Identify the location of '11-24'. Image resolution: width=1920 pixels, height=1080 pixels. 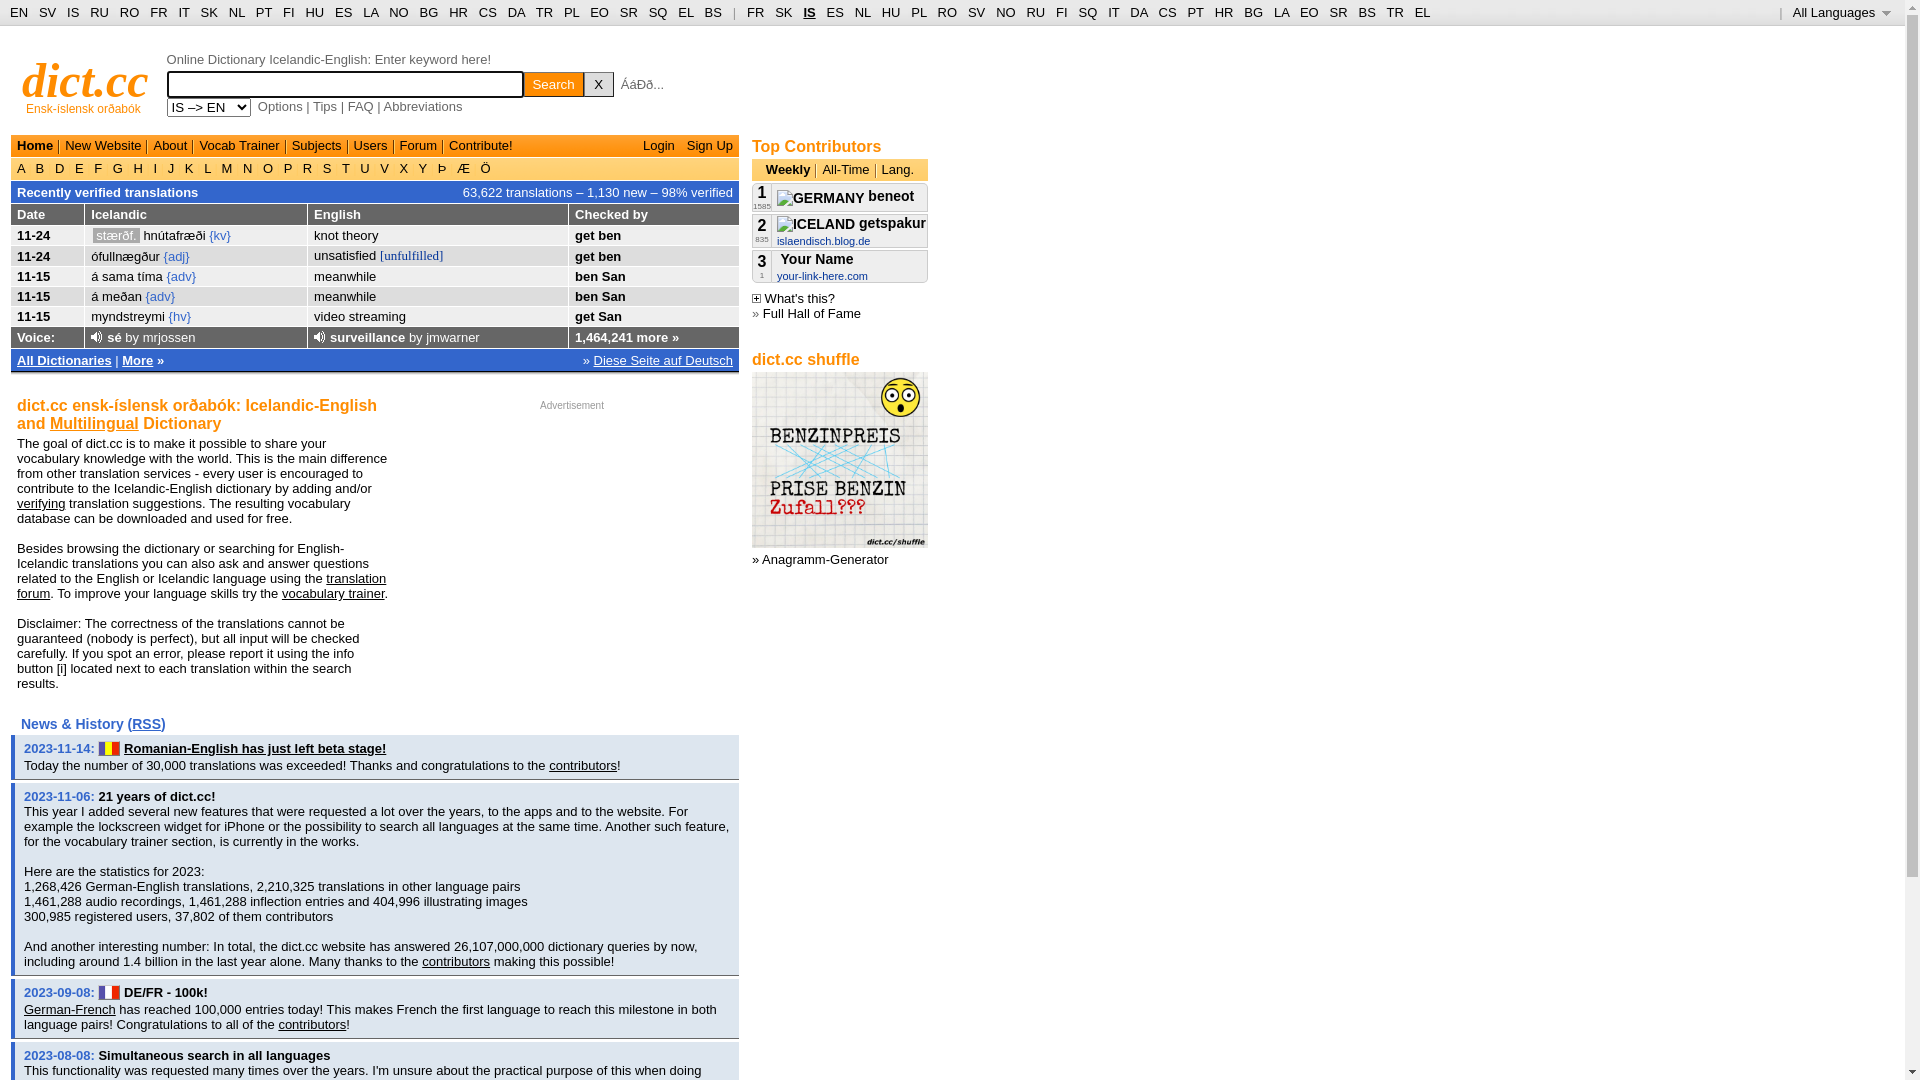
(33, 254).